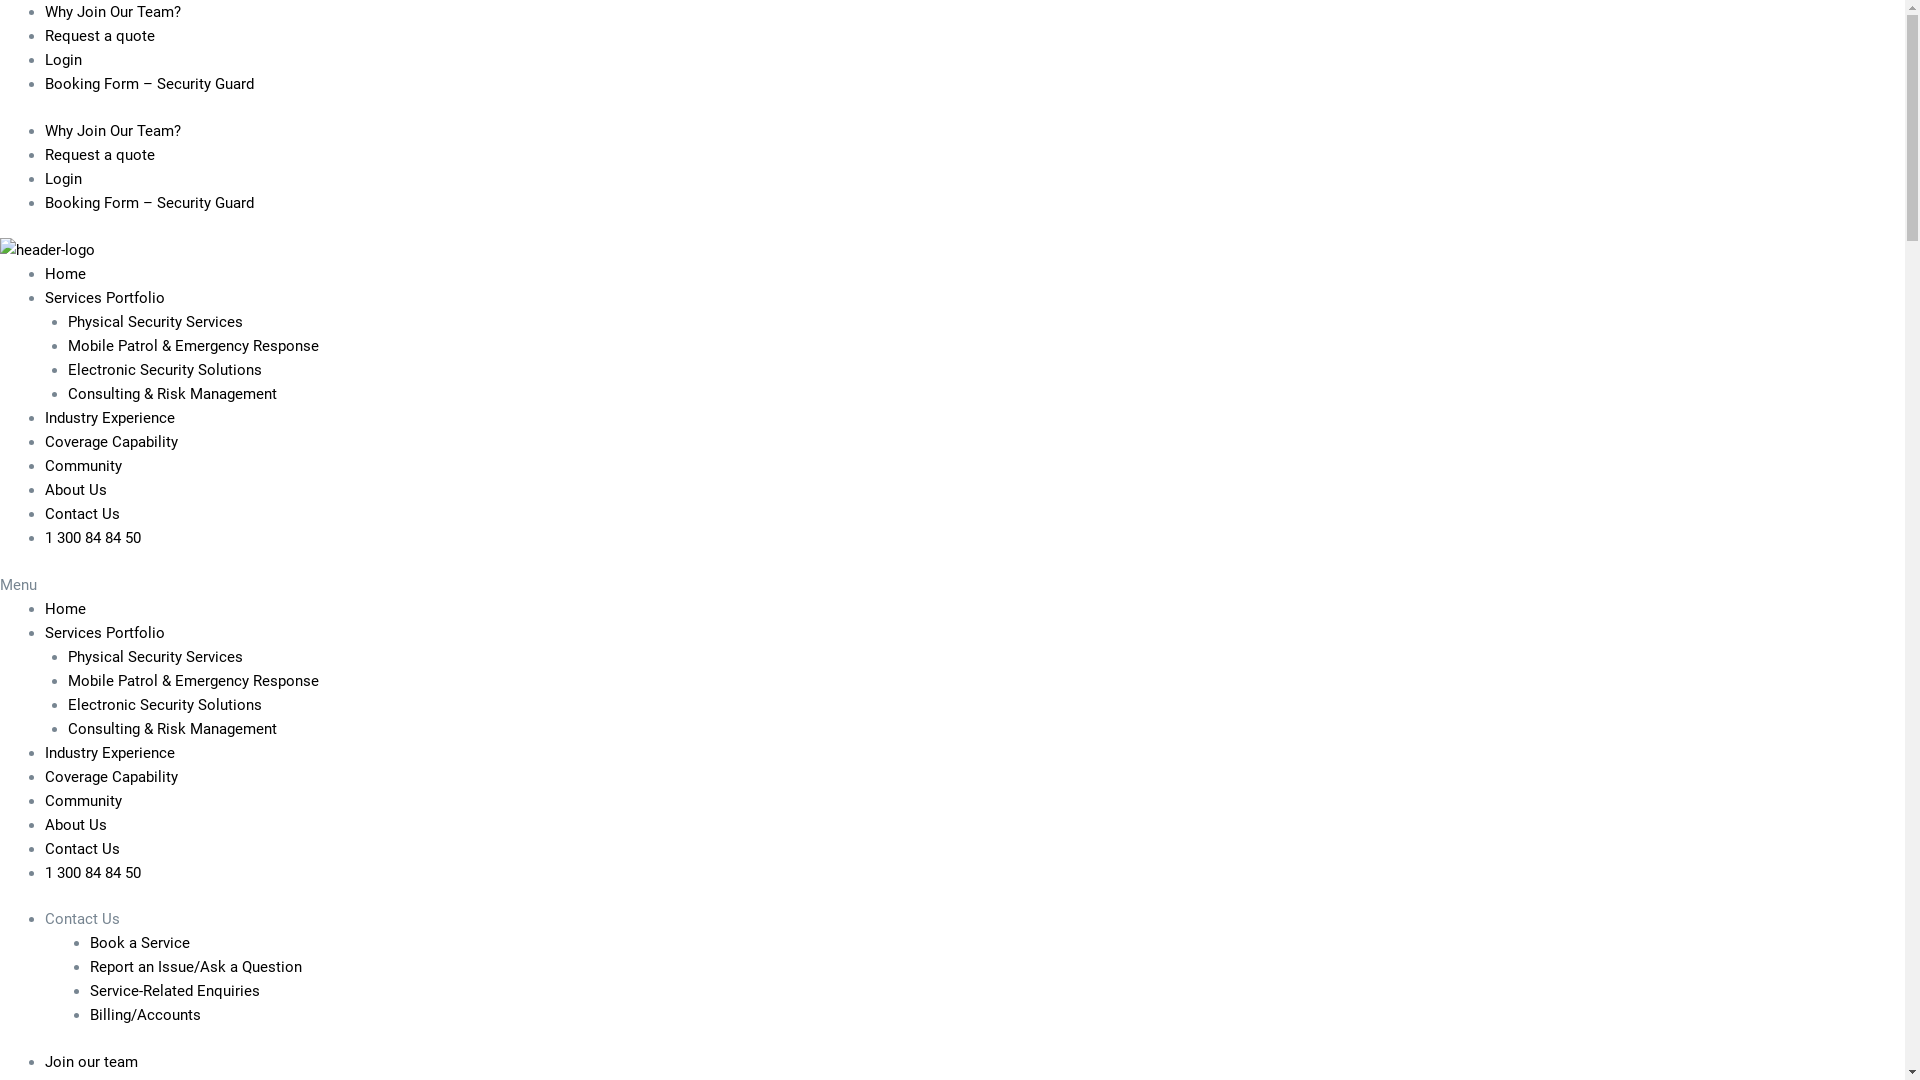 The height and width of the screenshot is (1080, 1920). Describe the element at coordinates (104, 297) in the screenshot. I see `'Services Portfolio'` at that location.